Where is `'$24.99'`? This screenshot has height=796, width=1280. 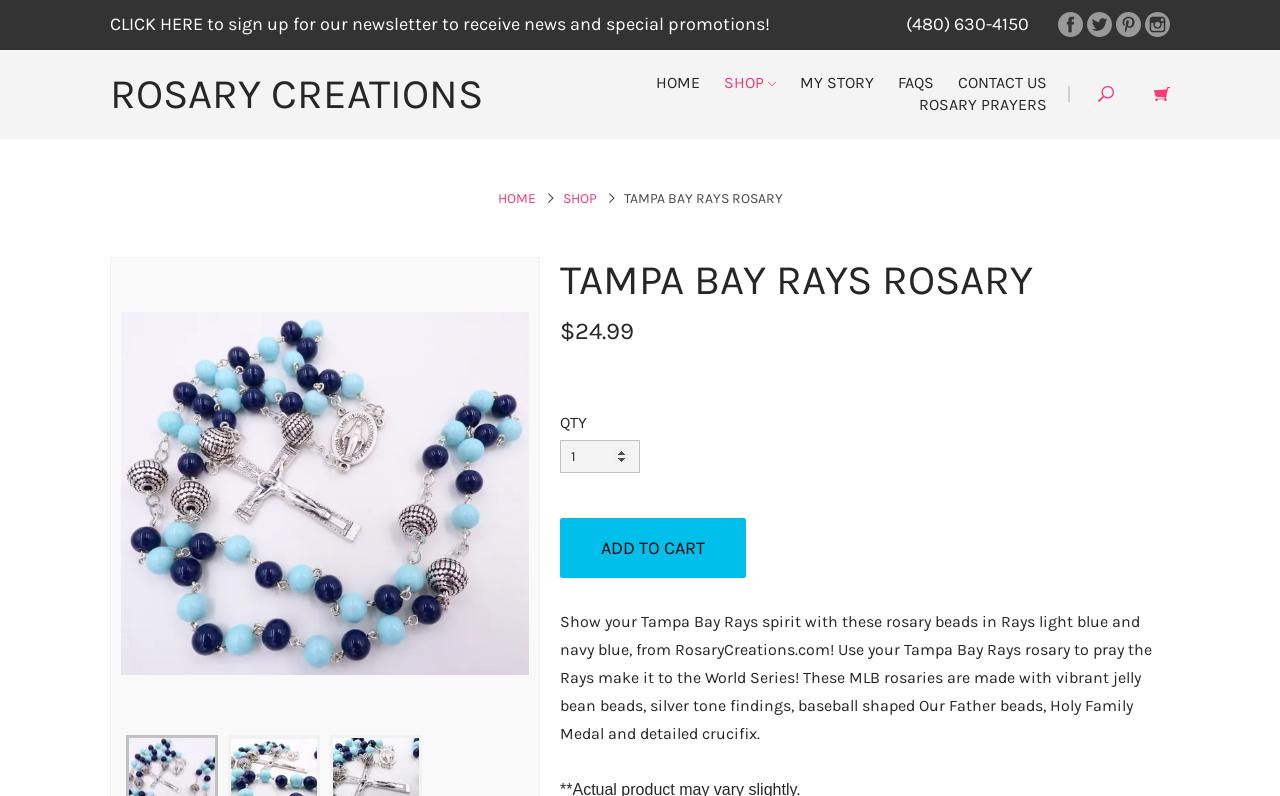
'$24.99' is located at coordinates (595, 330).